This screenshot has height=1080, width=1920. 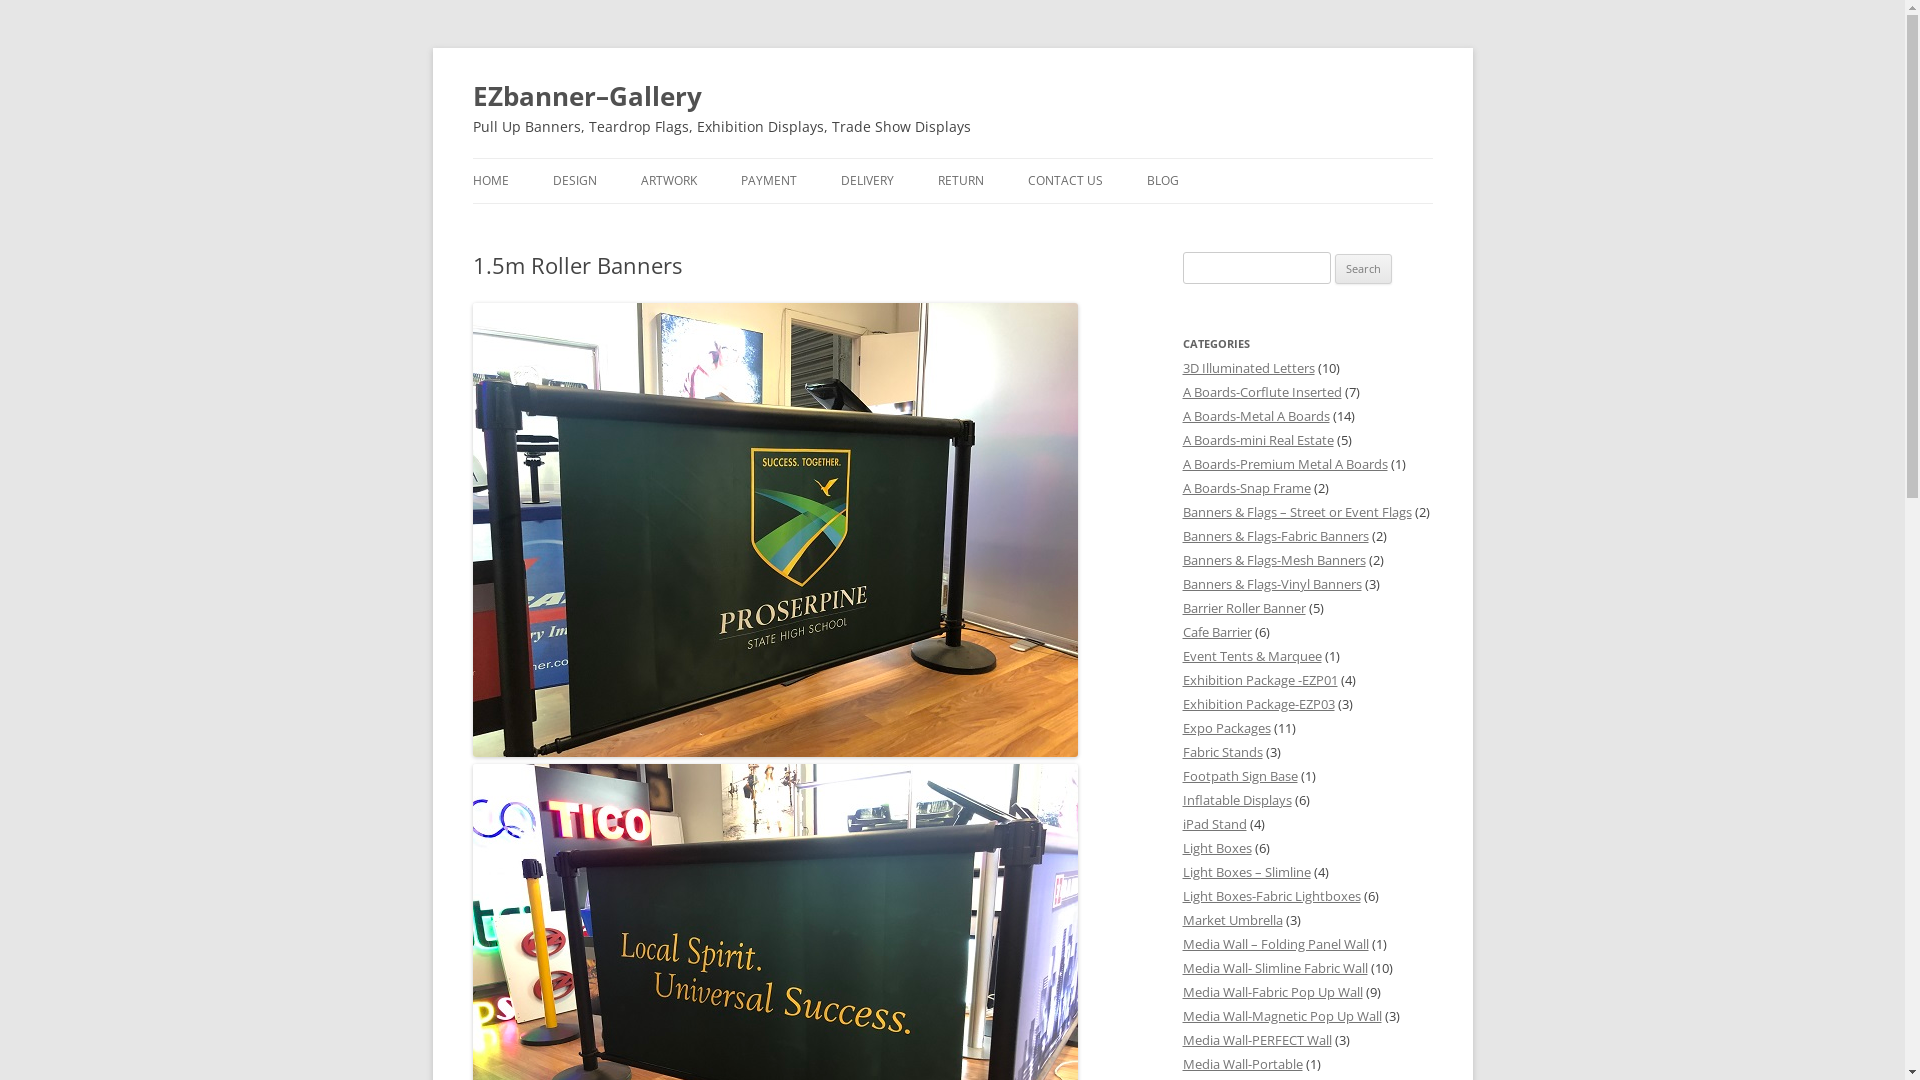 What do you see at coordinates (1181, 798) in the screenshot?
I see `'Inflatable Displays'` at bounding box center [1181, 798].